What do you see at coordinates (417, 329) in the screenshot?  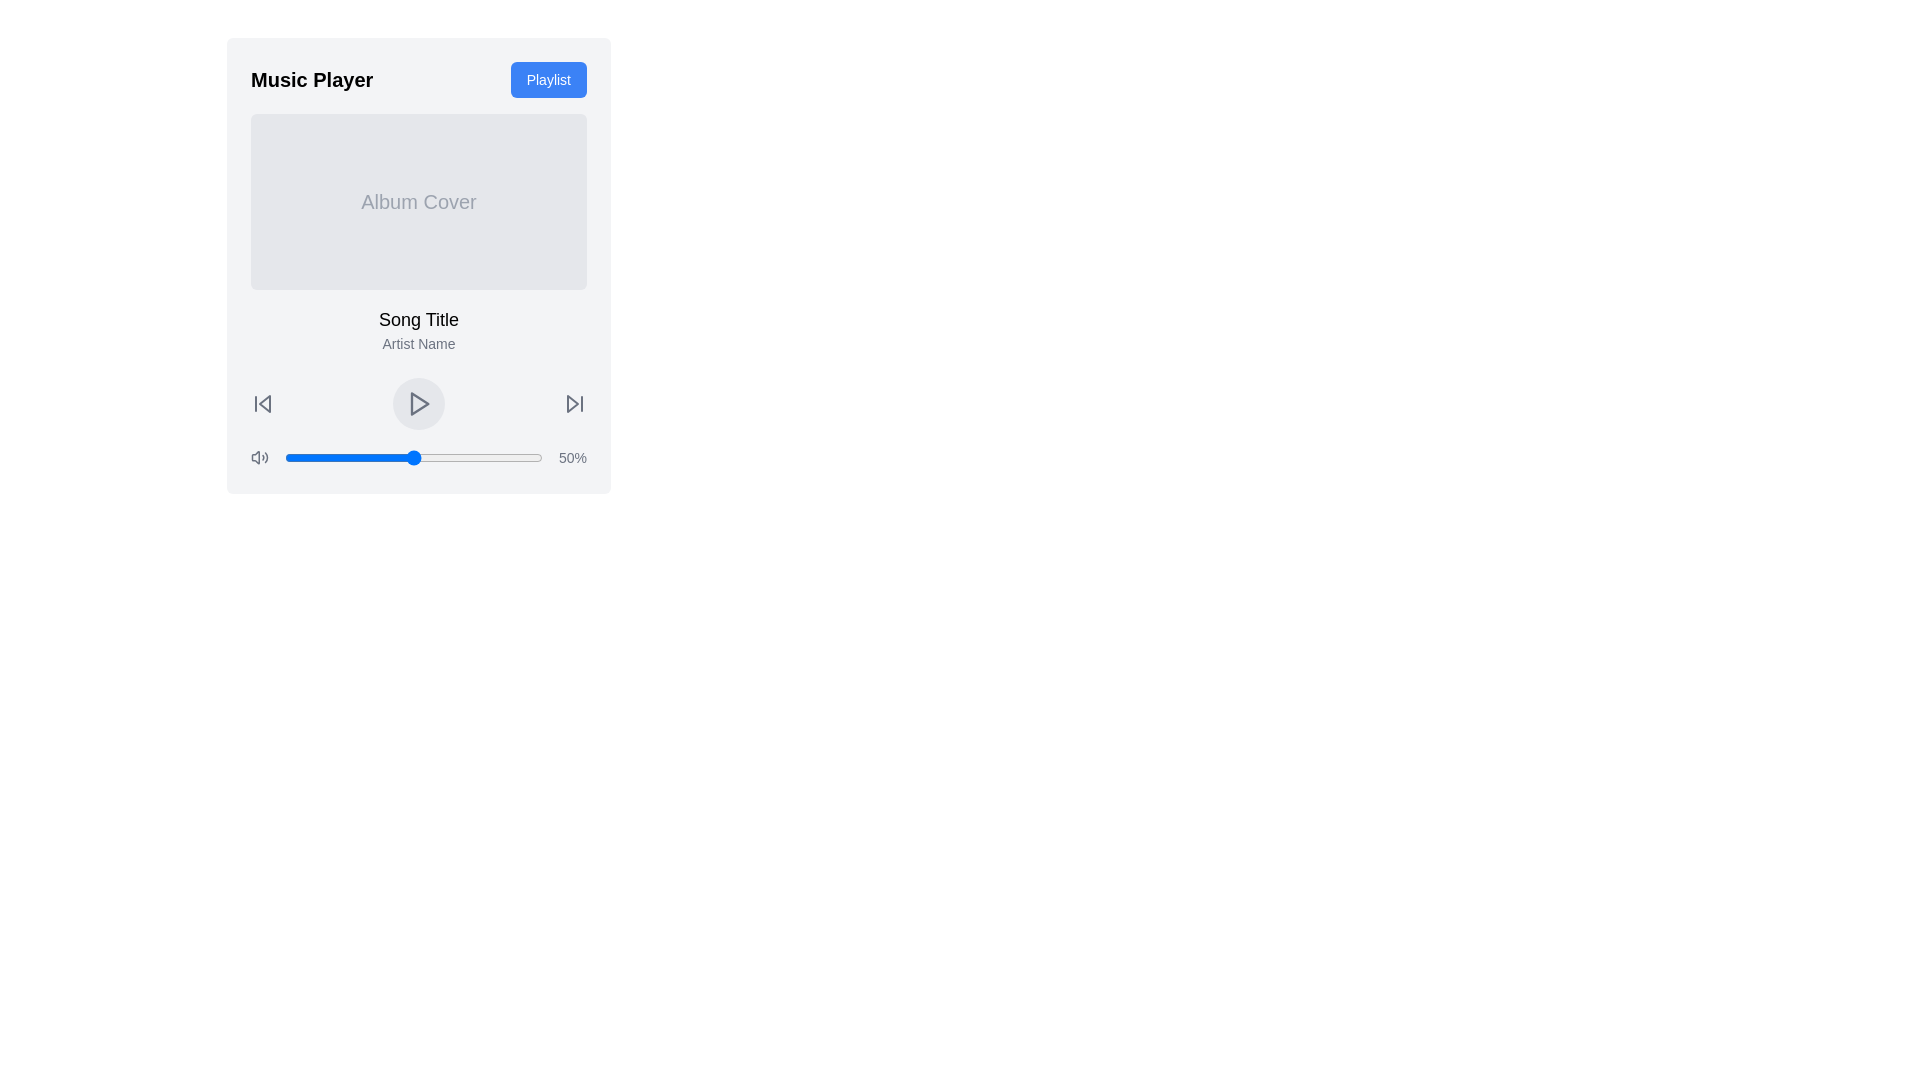 I see `the text label displaying 'Song Title' and 'Artist Name', which is located below the image placeholder and above the music controls section` at bounding box center [417, 329].